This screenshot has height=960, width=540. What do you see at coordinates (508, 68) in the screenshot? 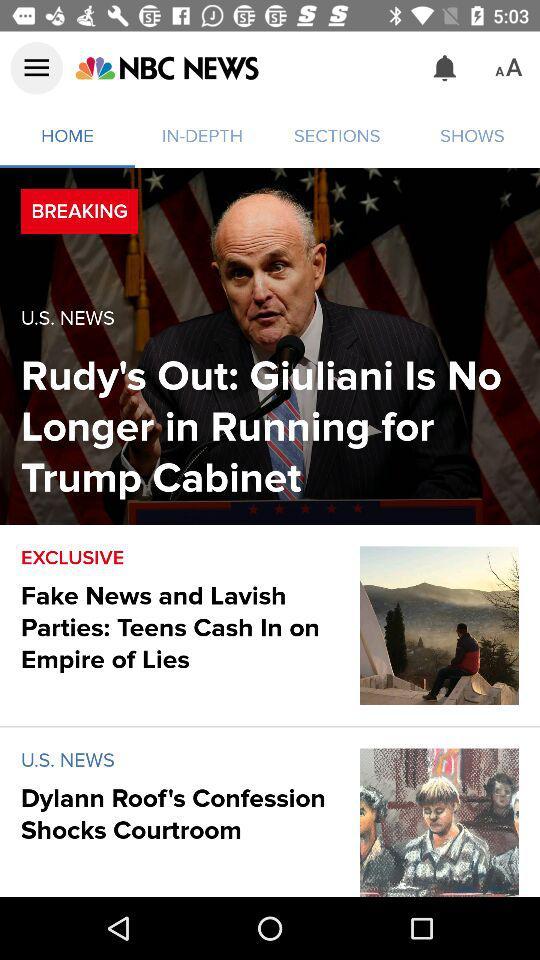
I see `the icon above shows item` at bounding box center [508, 68].